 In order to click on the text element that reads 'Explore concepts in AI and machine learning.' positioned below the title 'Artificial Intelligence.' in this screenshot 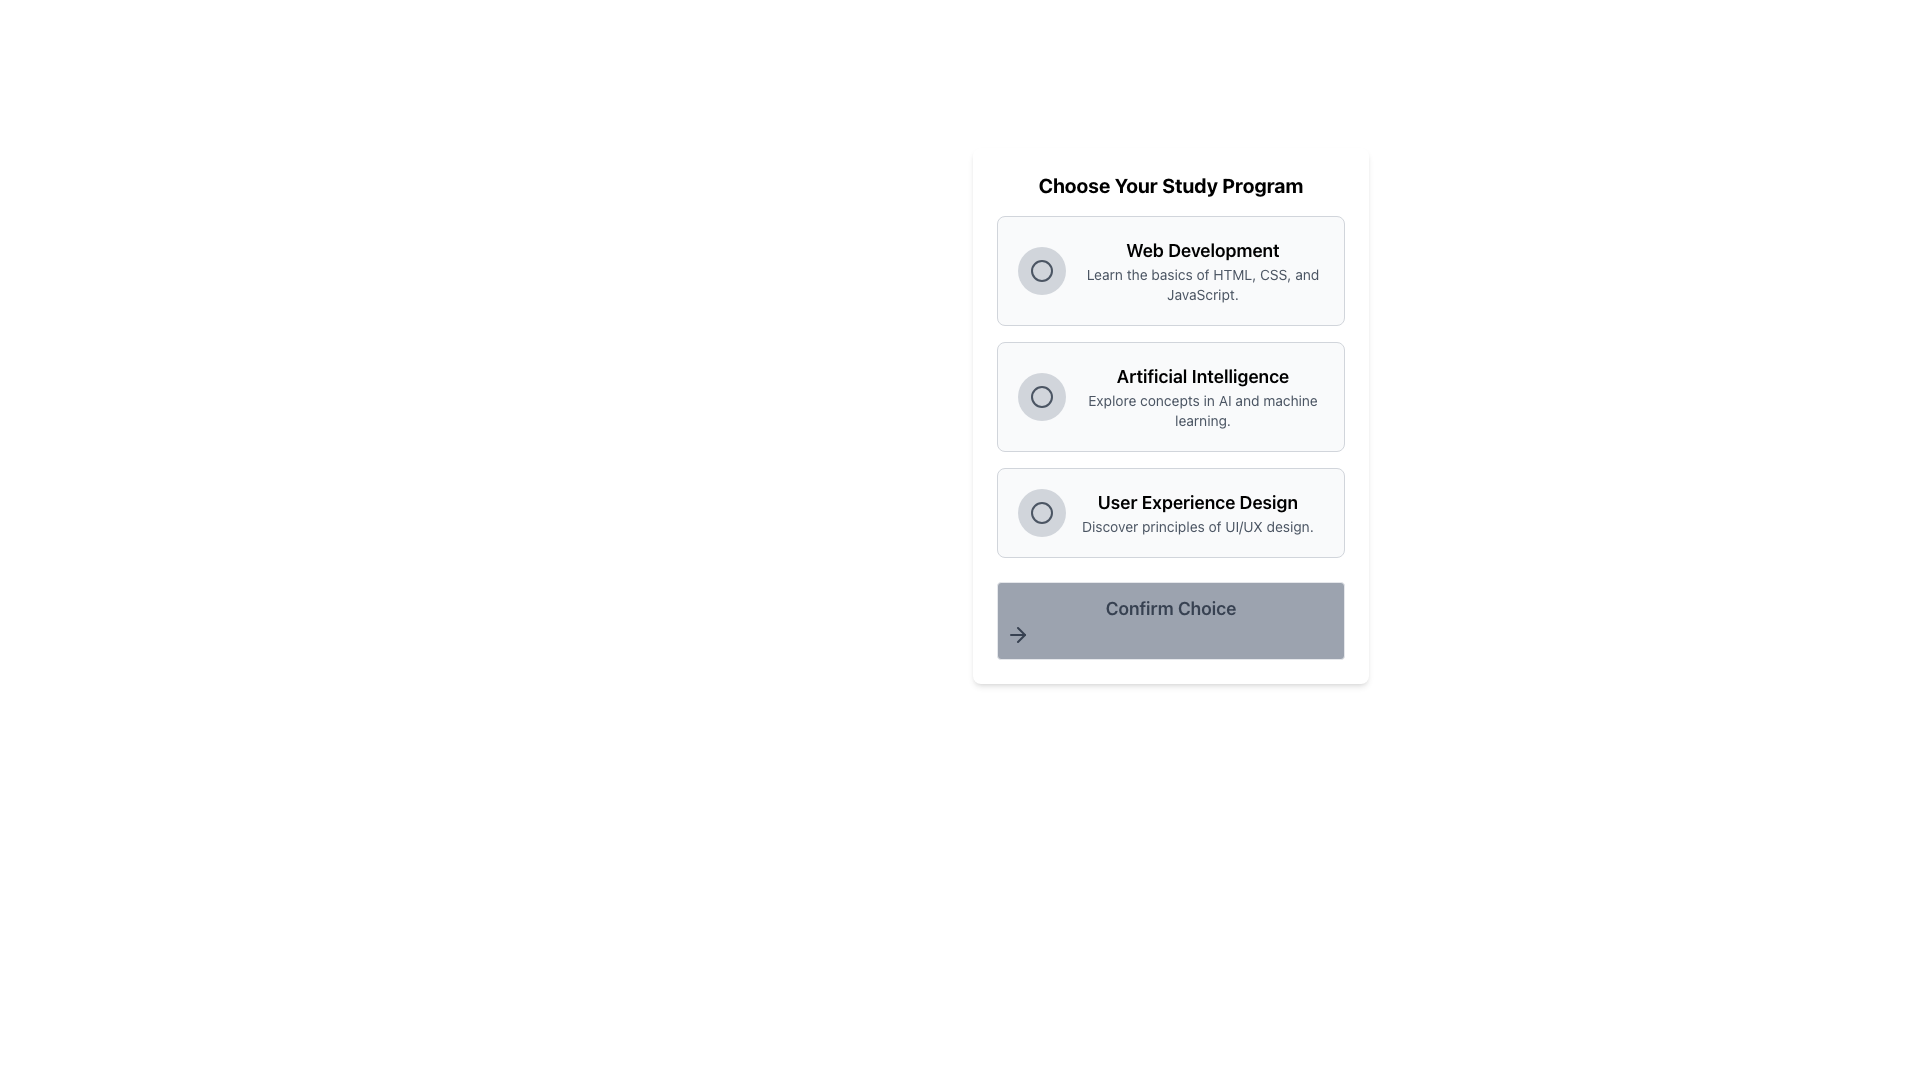, I will do `click(1202, 410)`.